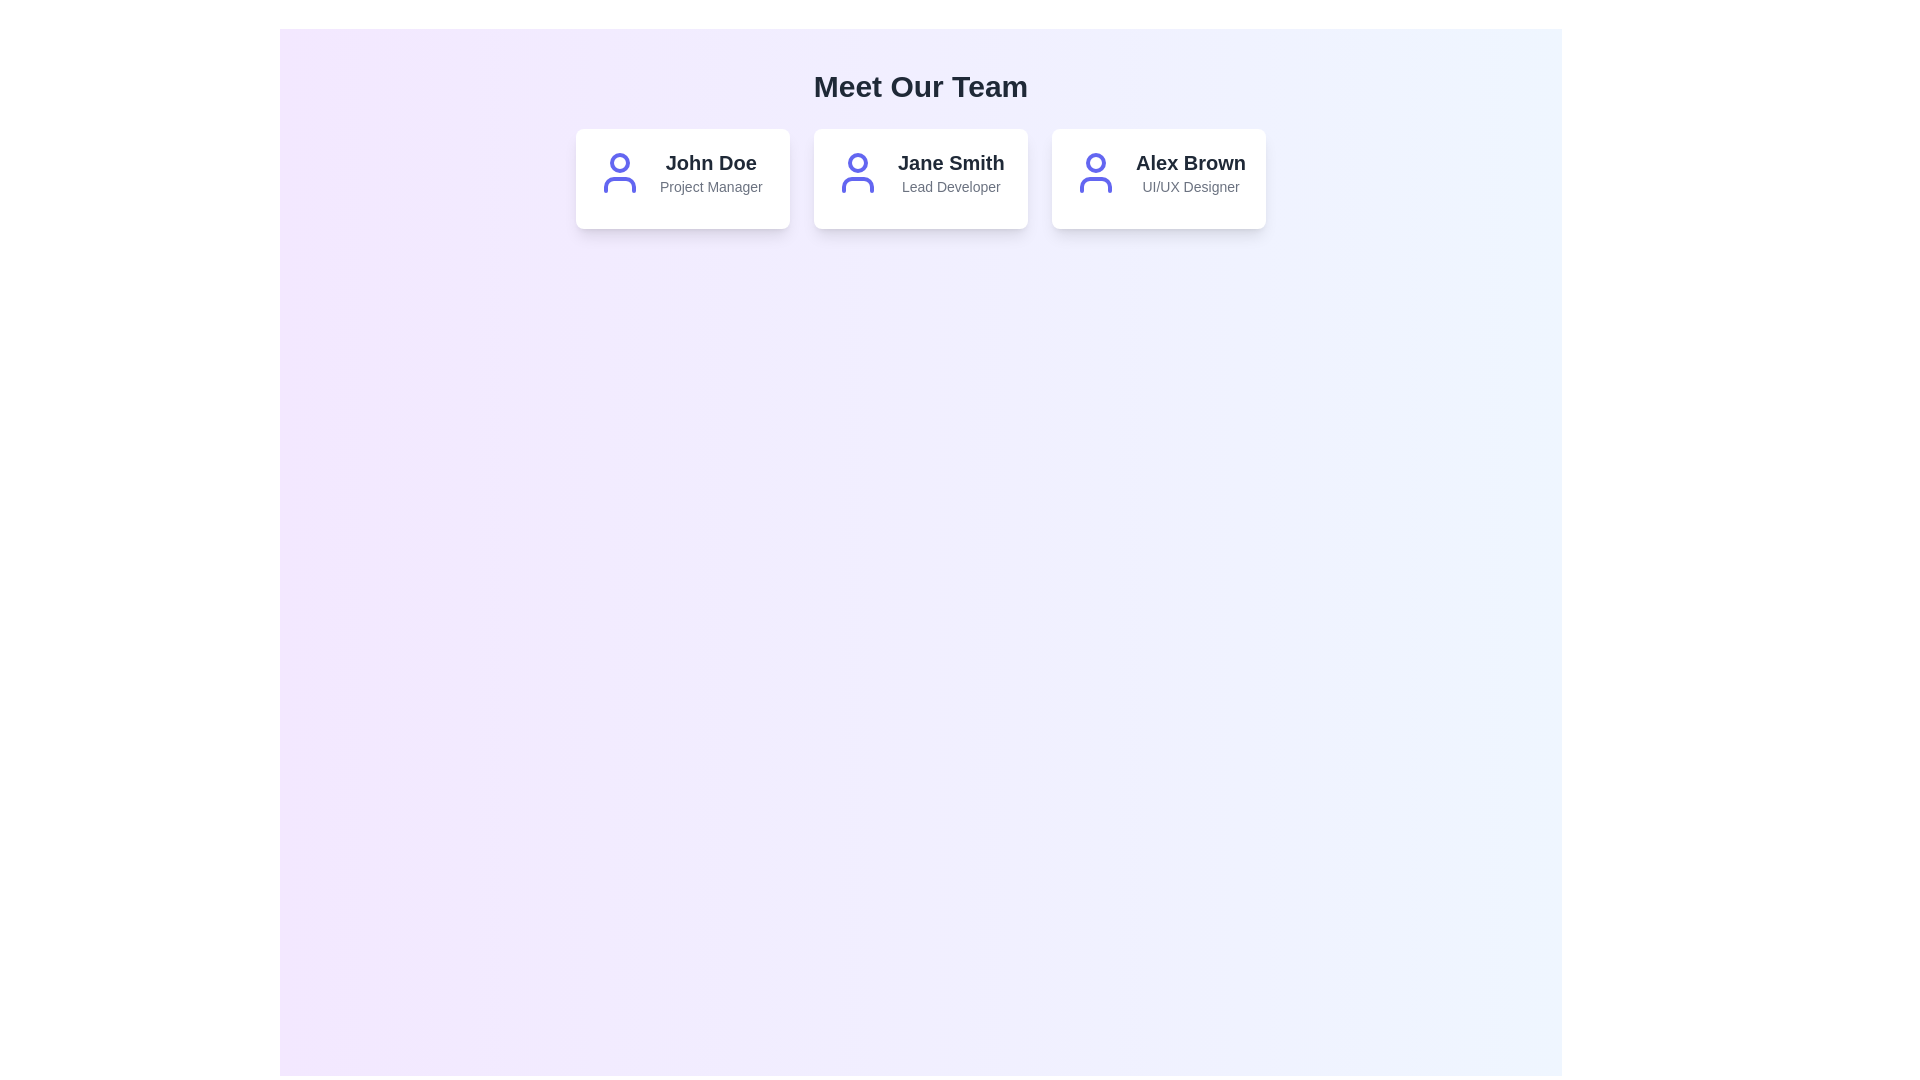 The width and height of the screenshot is (1920, 1080). Describe the element at coordinates (1190, 186) in the screenshot. I see `the text label indicating the professional position of 'Alex Brown' located below the name in the 'Meet Our Team' section of the rightmost card` at that location.